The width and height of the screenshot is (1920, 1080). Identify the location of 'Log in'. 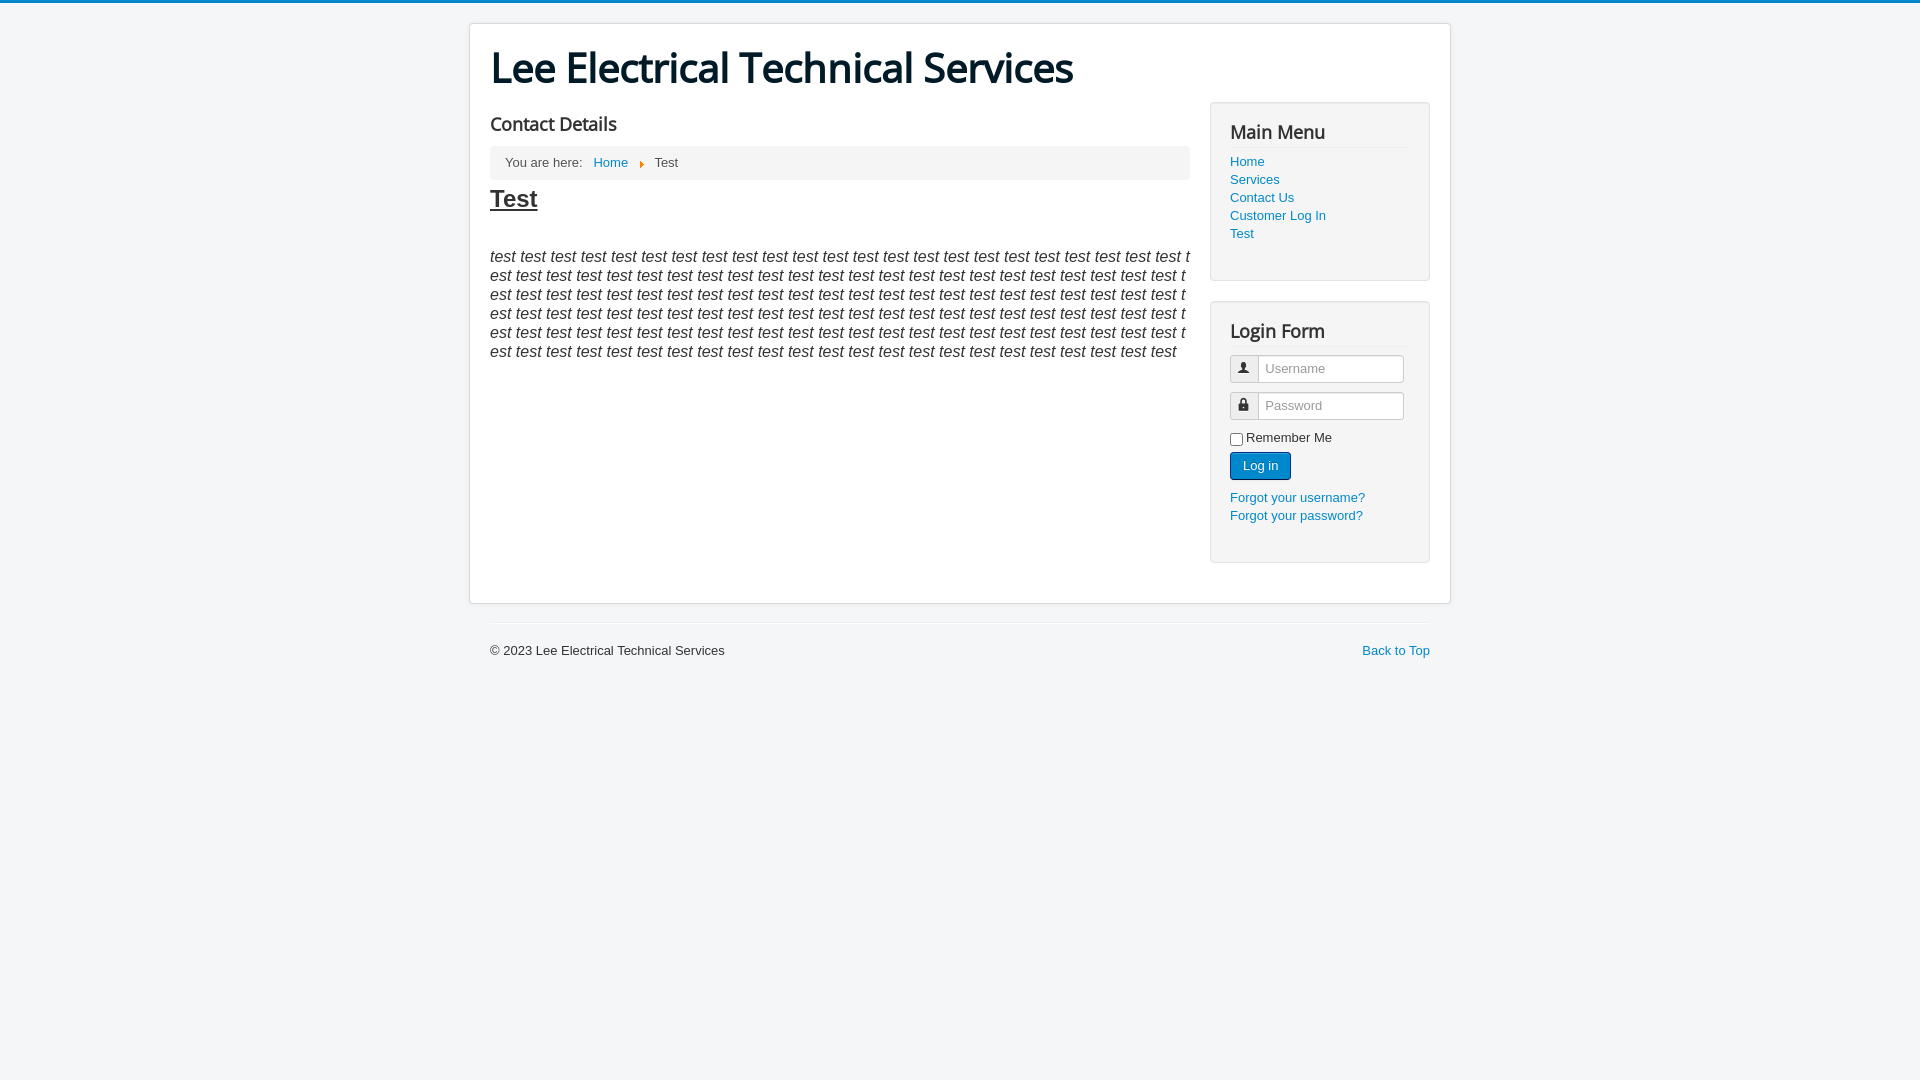
(1259, 466).